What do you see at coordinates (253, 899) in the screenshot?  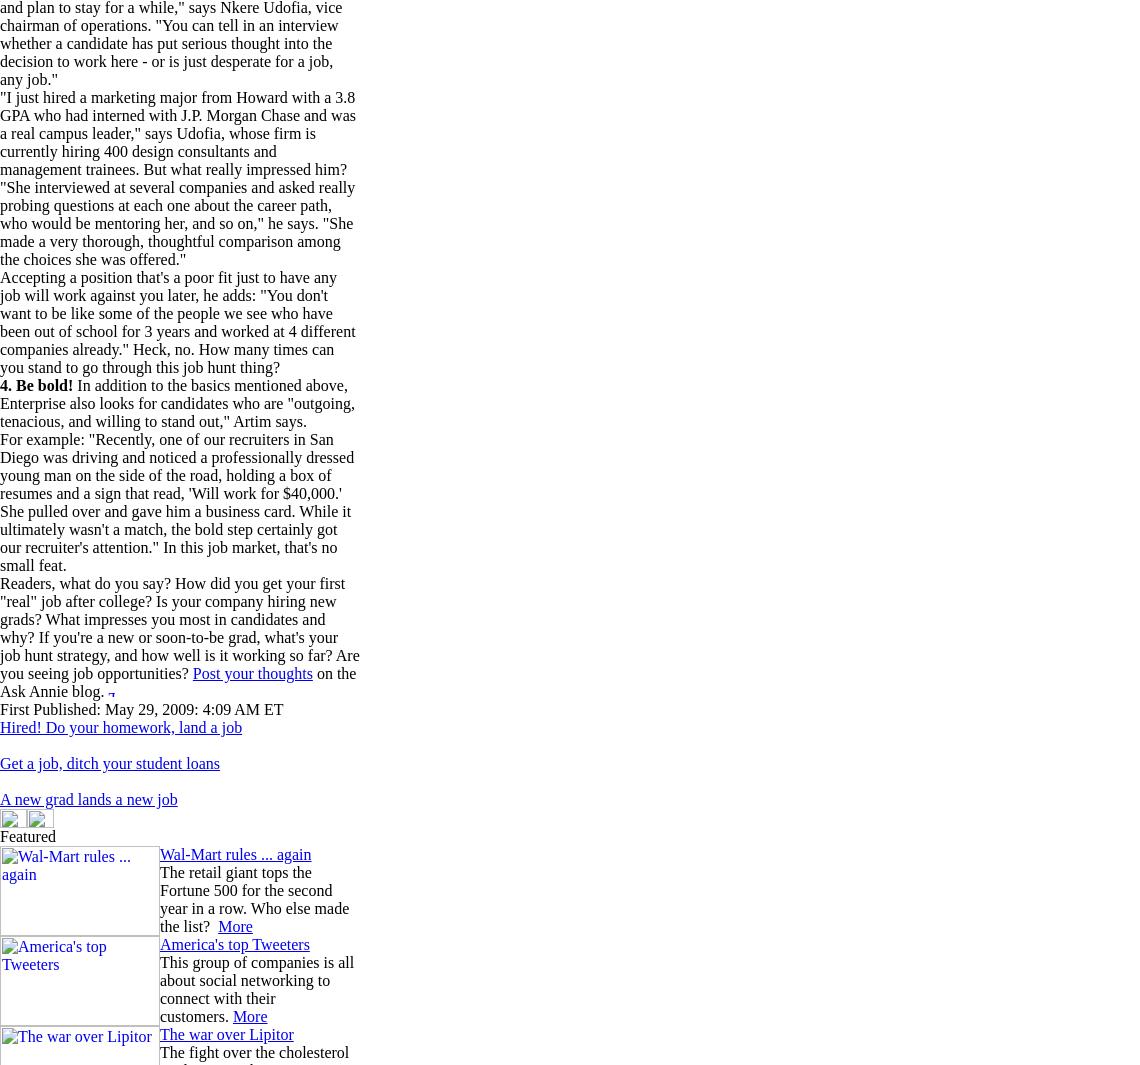 I see `'The retail giant tops the Fortune 500 for the second year in a row. Who else made the list?'` at bounding box center [253, 899].